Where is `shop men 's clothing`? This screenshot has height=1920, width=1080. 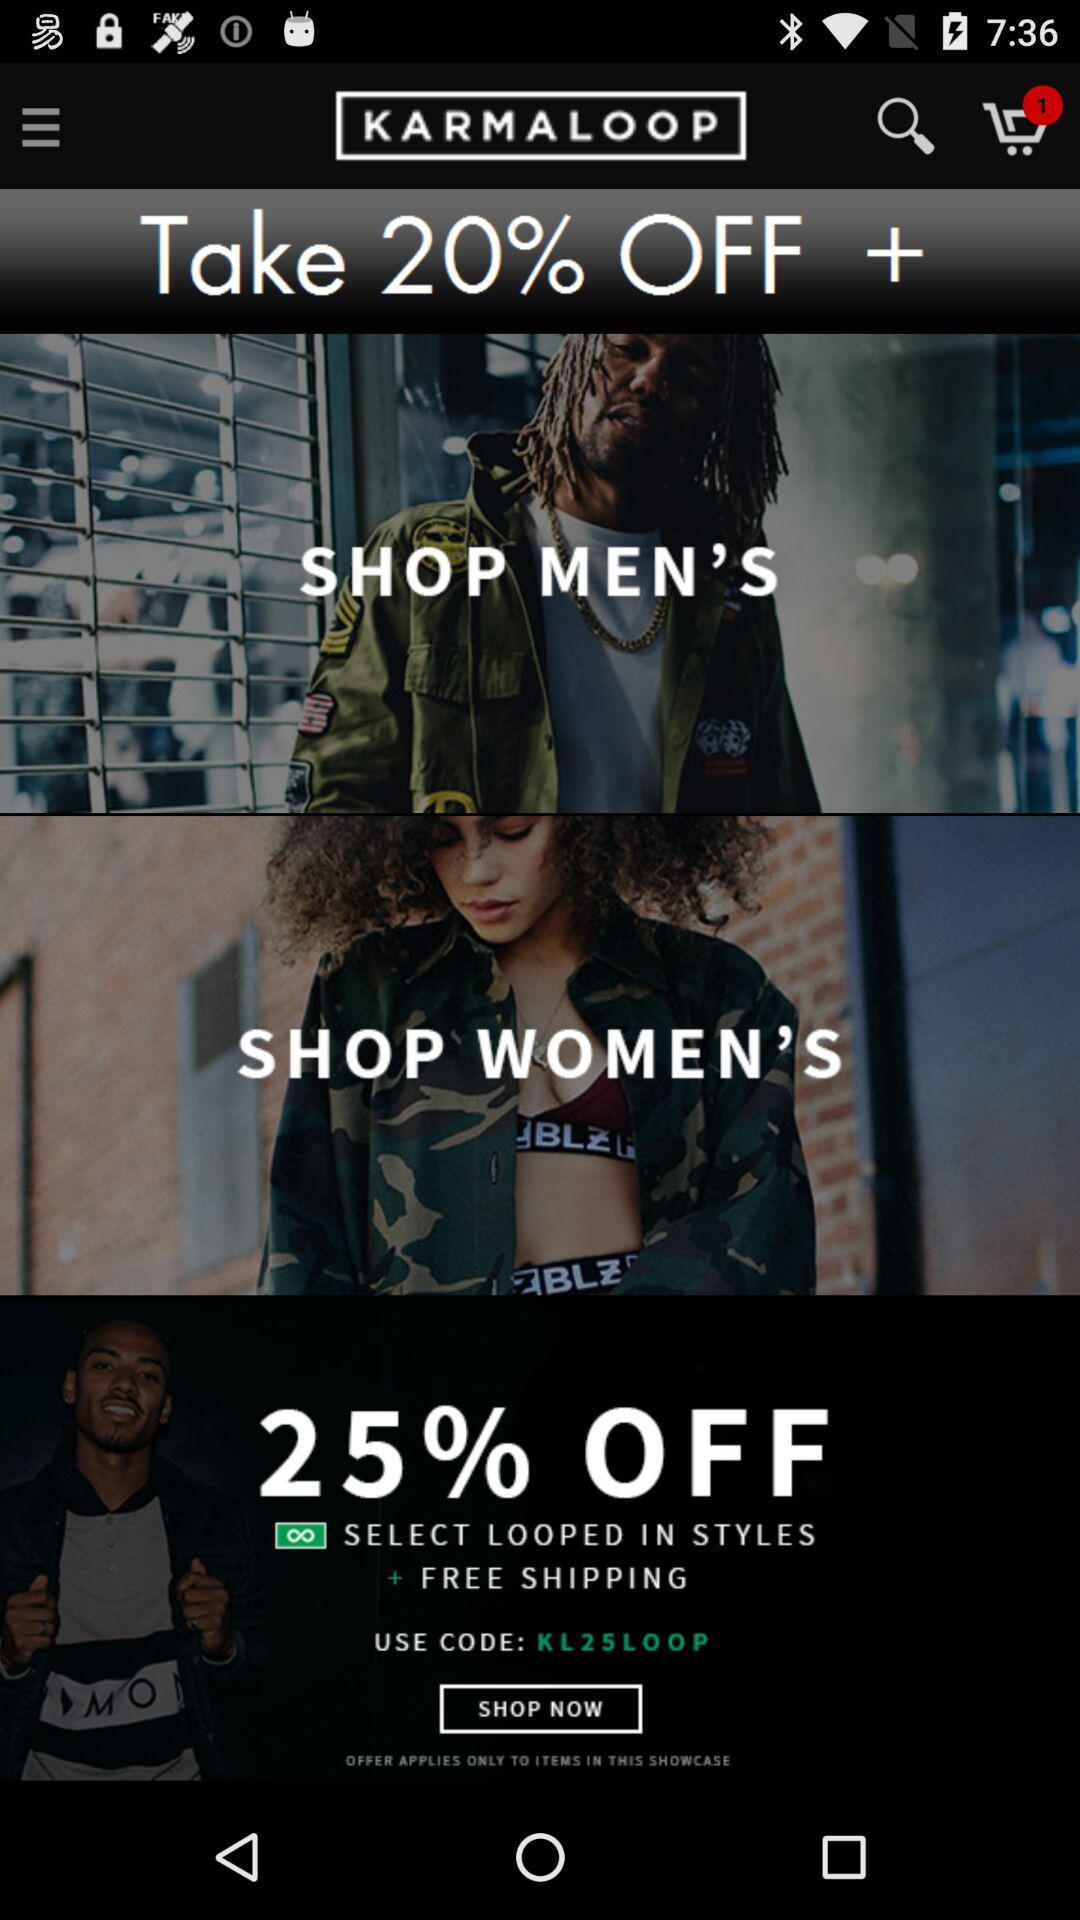 shop men 's clothing is located at coordinates (540, 573).